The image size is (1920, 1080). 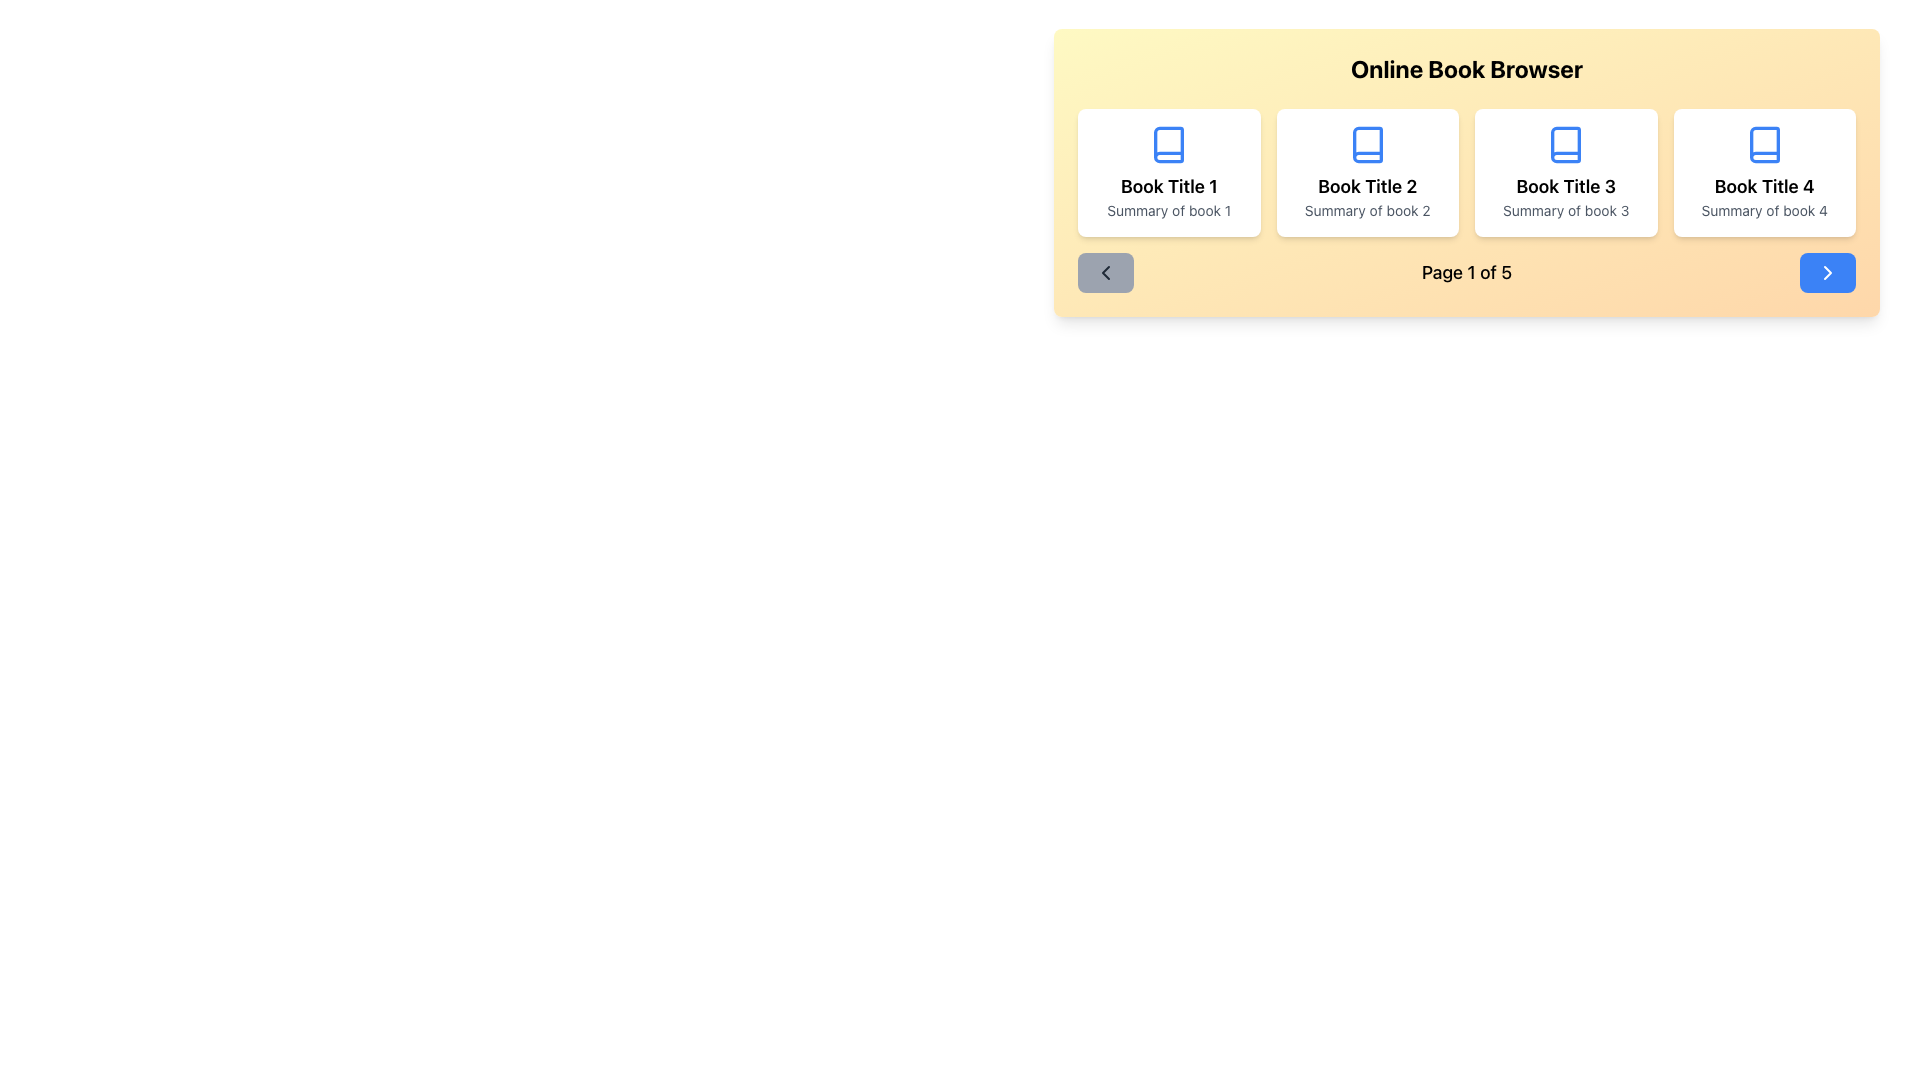 I want to click on text displaying the summary or description of the book titled 'Book Title 2', located below its title in the second slot of the book browser interface, so click(x=1366, y=211).